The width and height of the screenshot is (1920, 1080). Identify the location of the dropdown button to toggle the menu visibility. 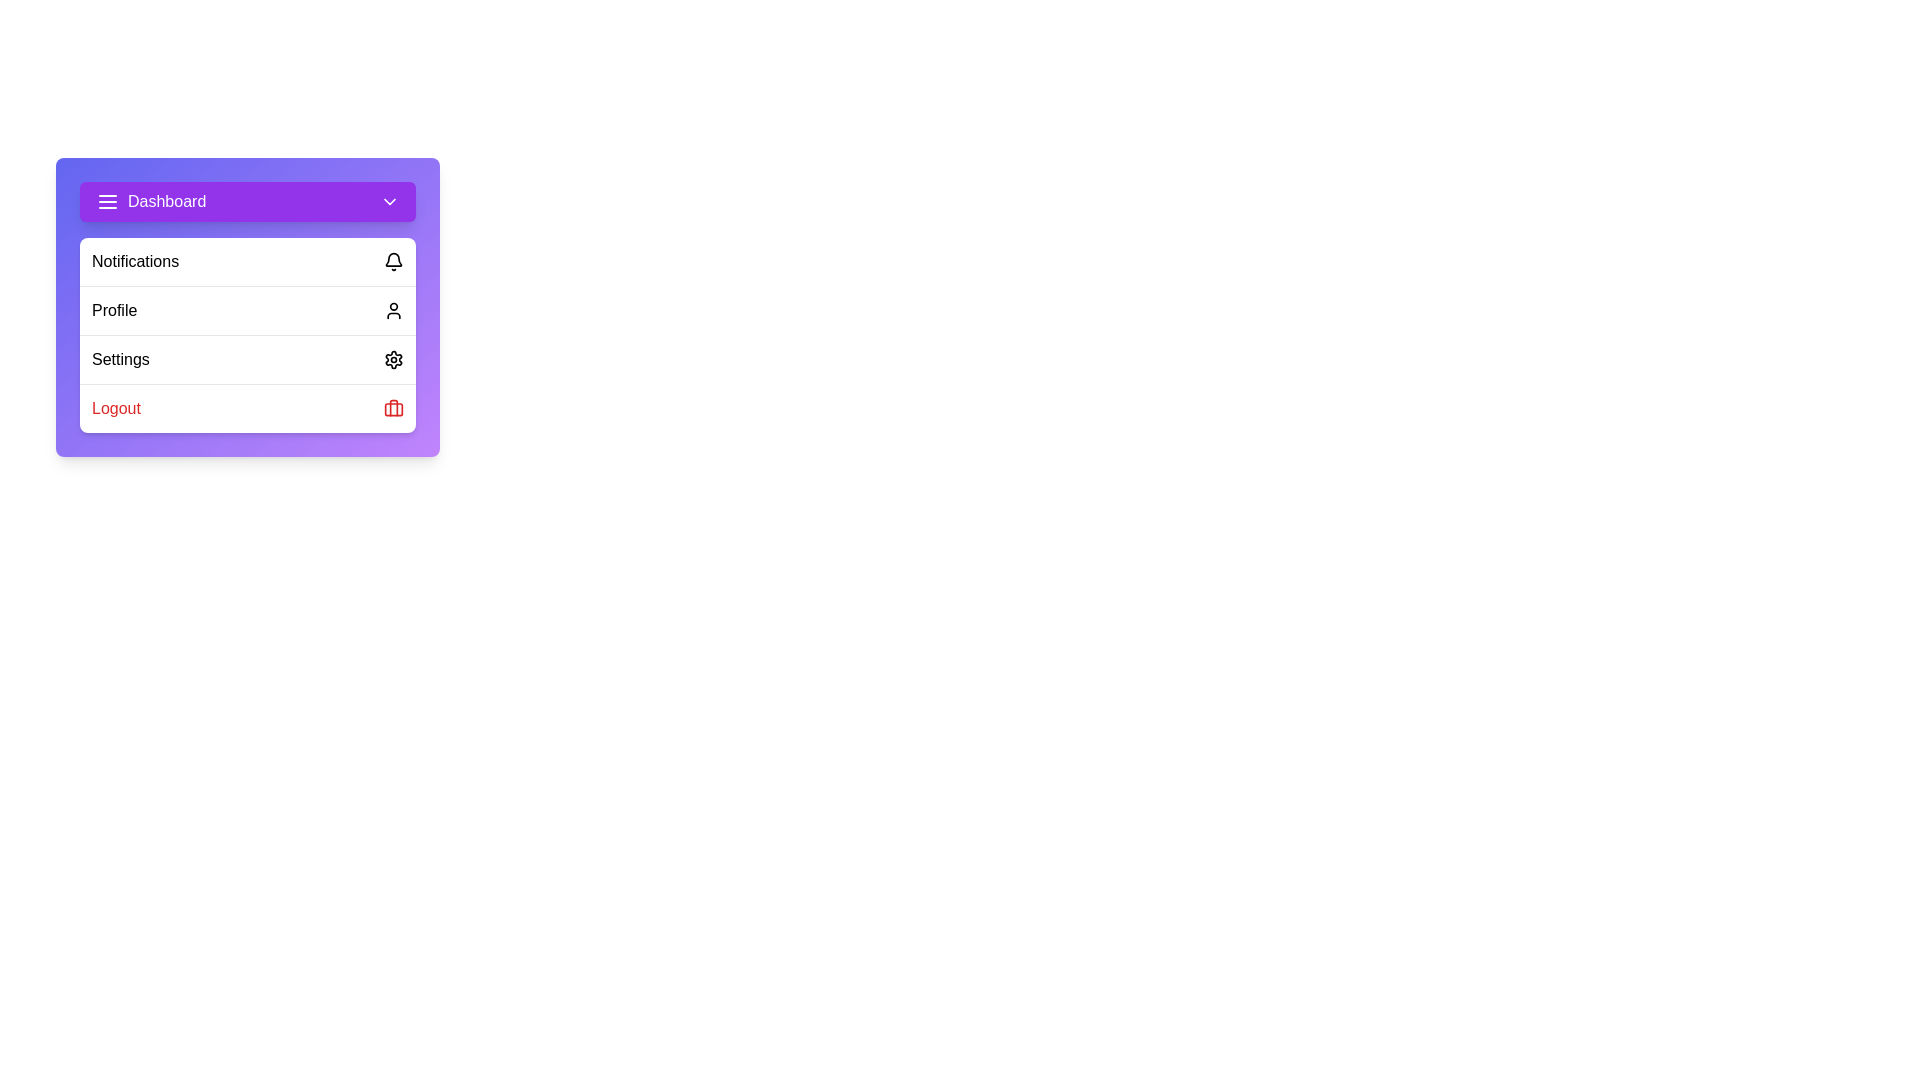
(389, 201).